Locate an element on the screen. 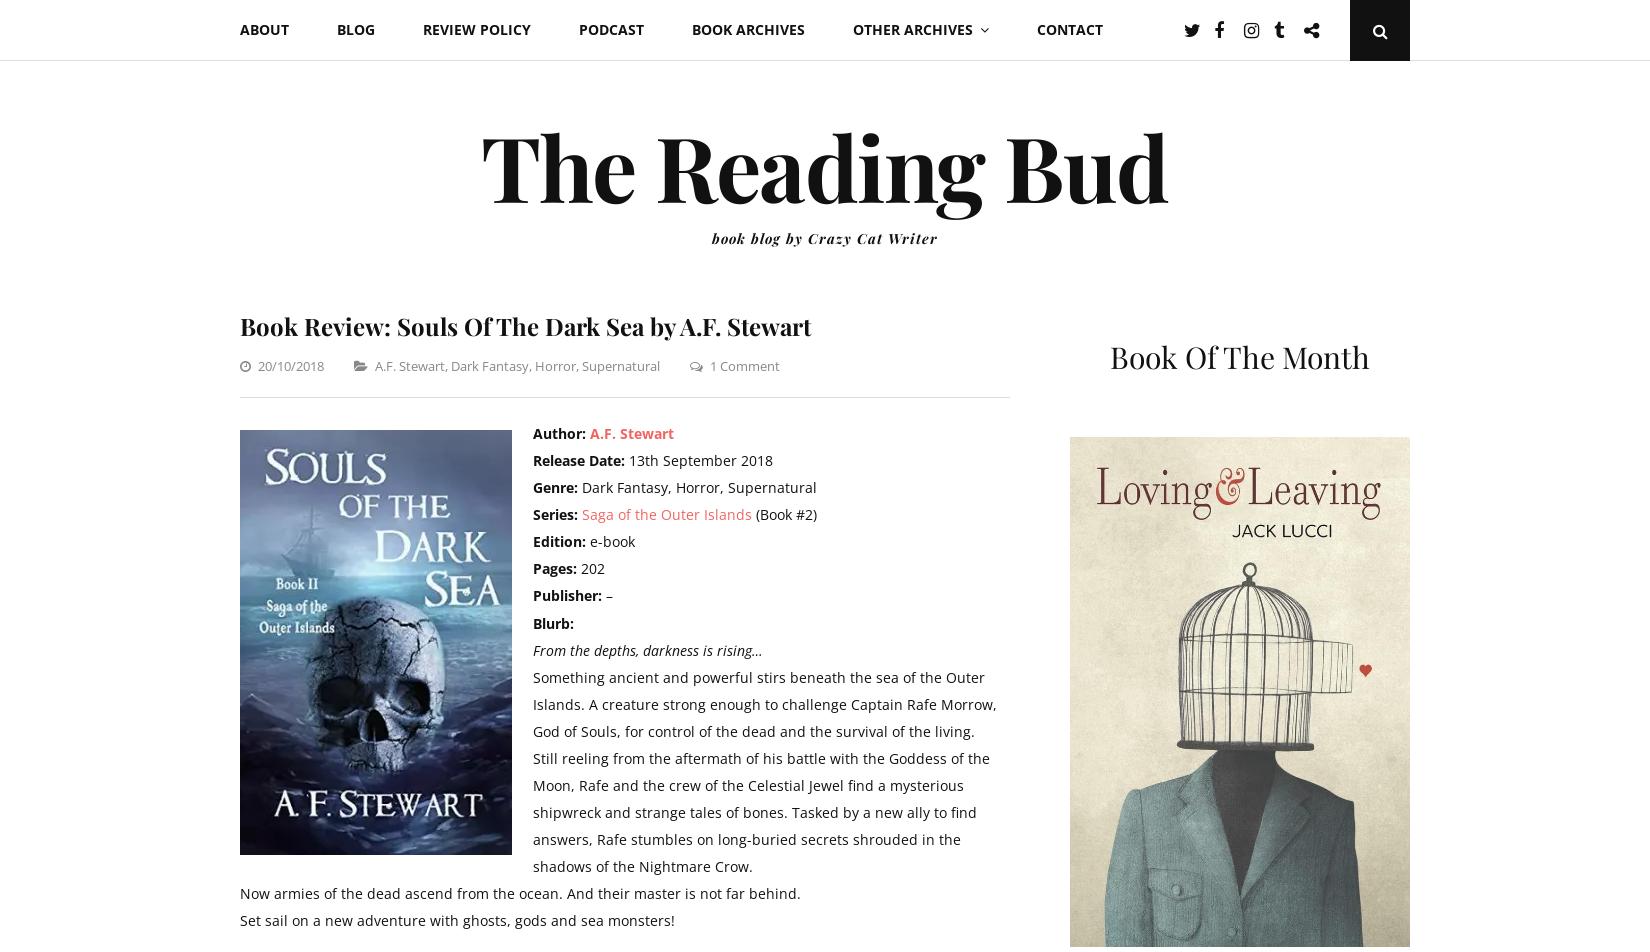  '20/10/2018' is located at coordinates (291, 366).